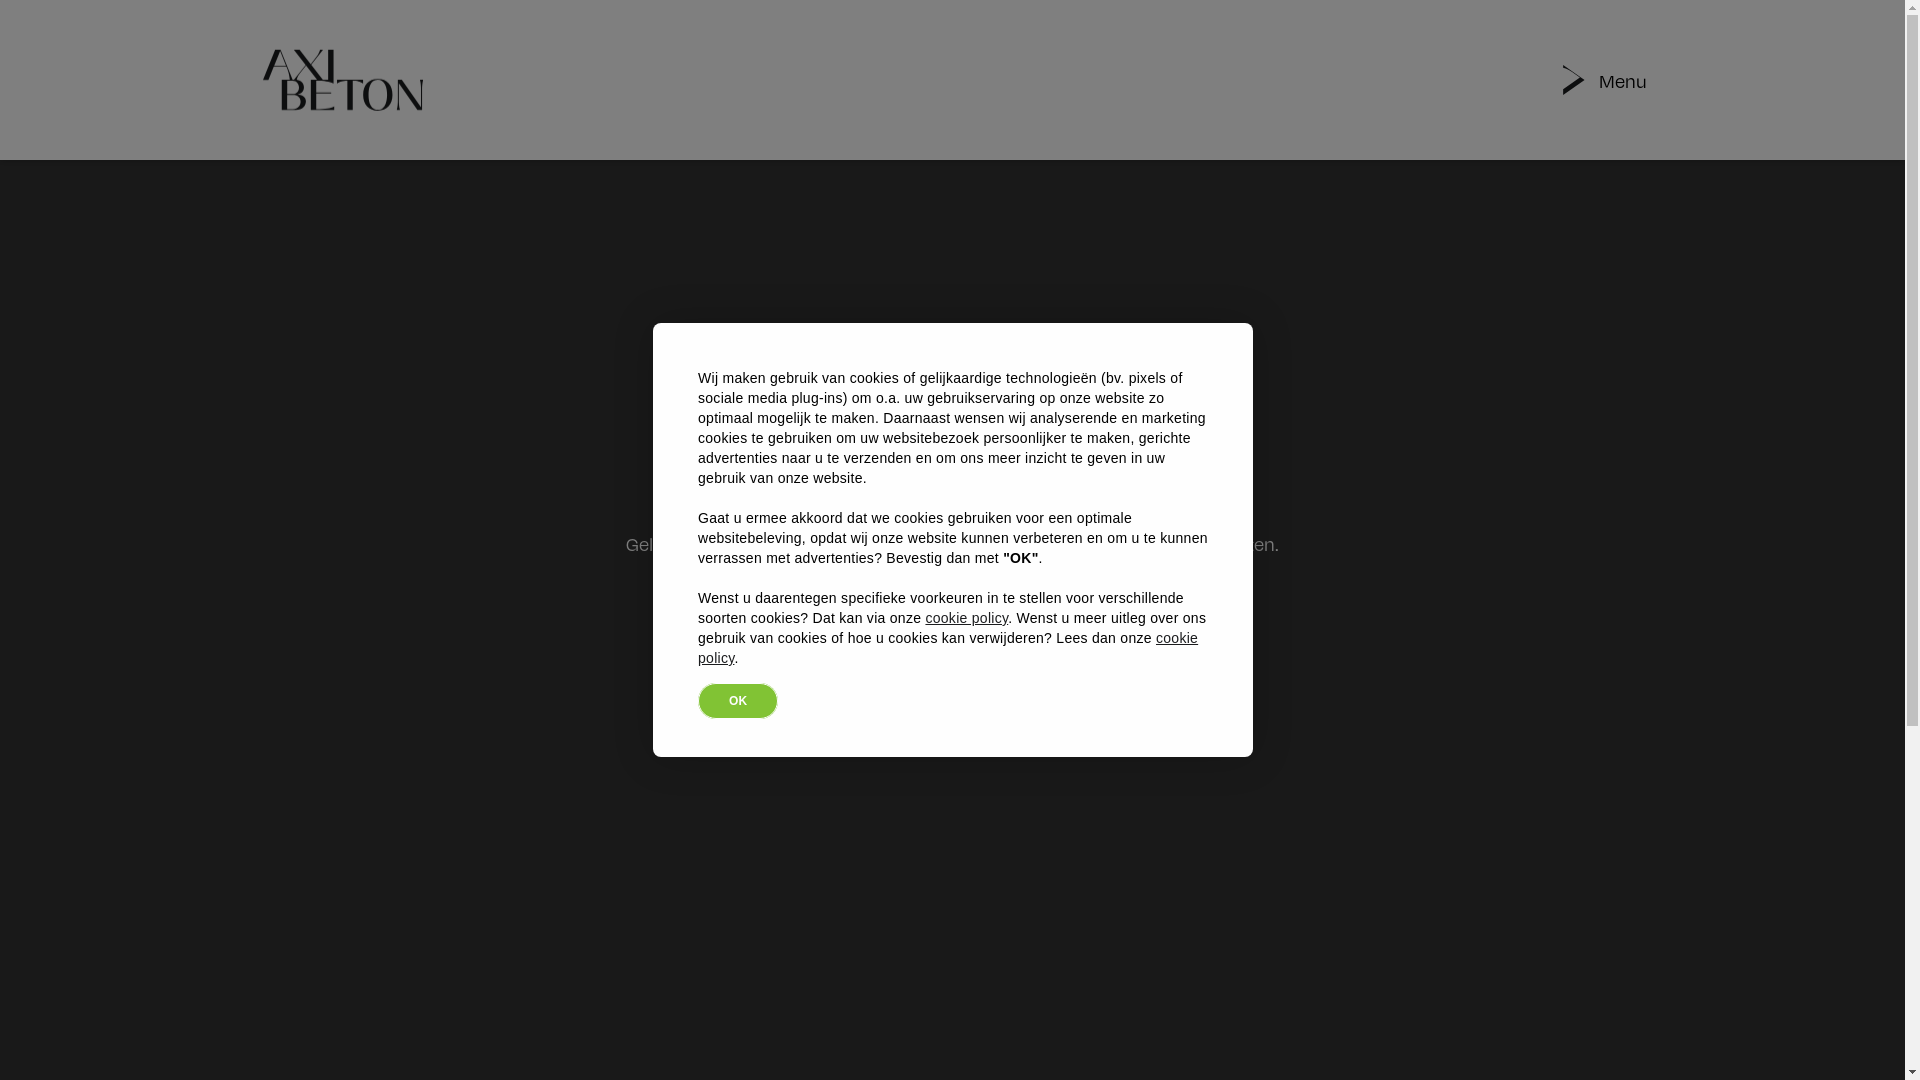 This screenshot has height=1080, width=1920. Describe the element at coordinates (952, 662) in the screenshot. I see `'terug naar home'` at that location.